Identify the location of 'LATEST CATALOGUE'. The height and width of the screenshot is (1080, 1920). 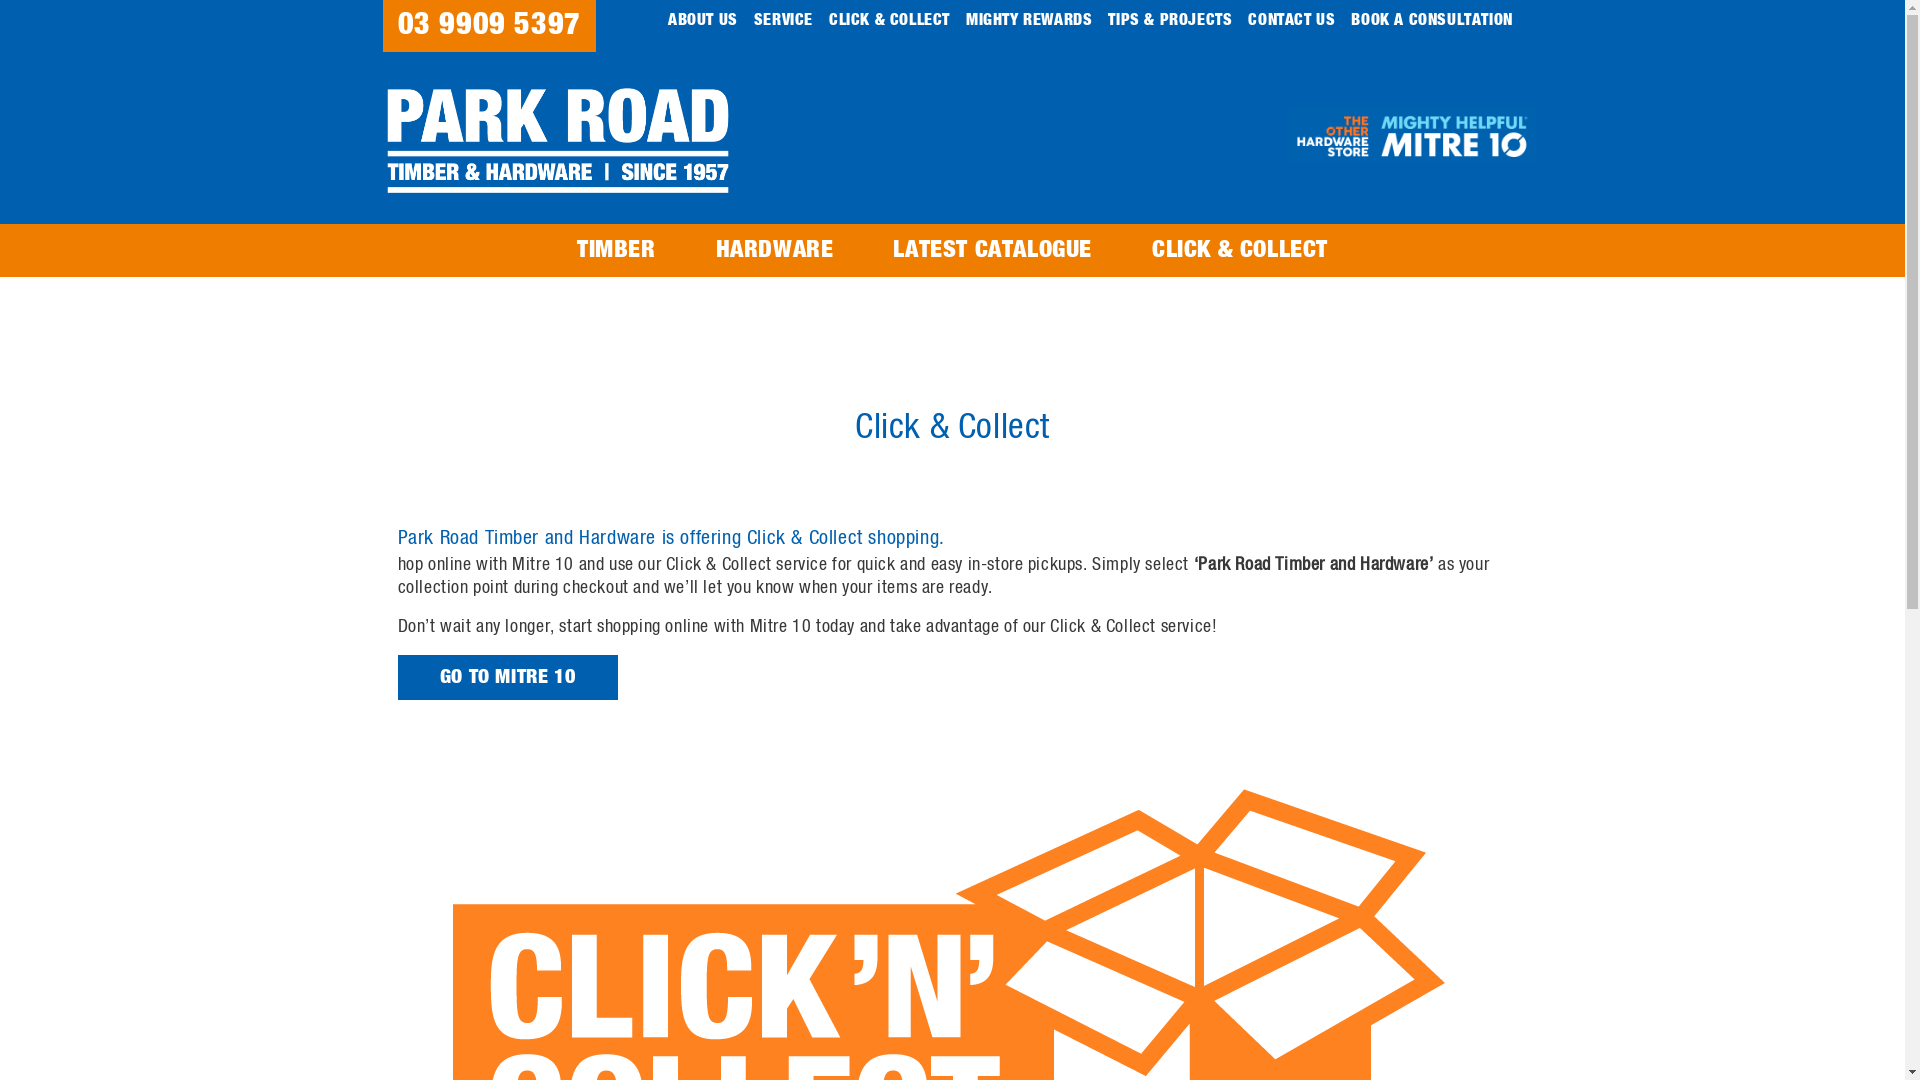
(992, 249).